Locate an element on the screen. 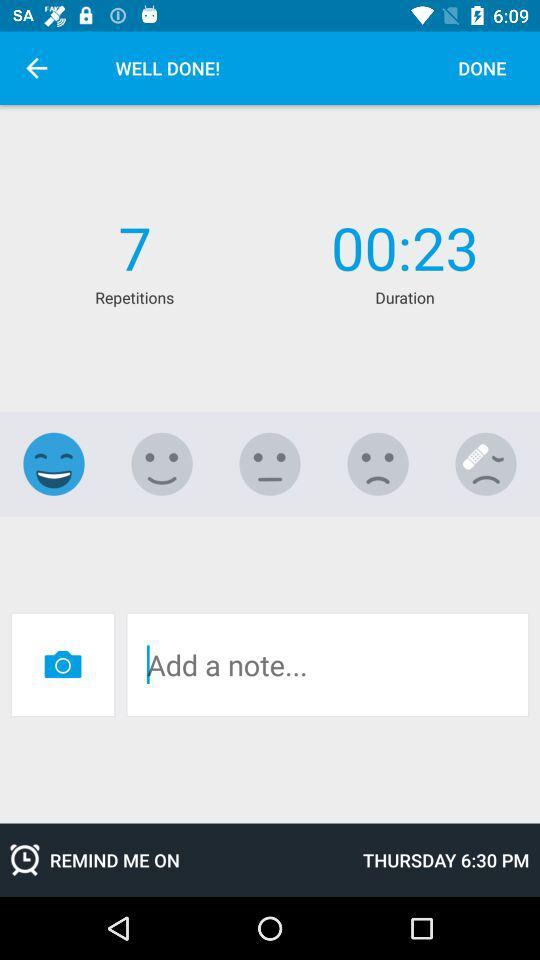 The image size is (540, 960). item to the left of the well done! icon is located at coordinates (36, 68).